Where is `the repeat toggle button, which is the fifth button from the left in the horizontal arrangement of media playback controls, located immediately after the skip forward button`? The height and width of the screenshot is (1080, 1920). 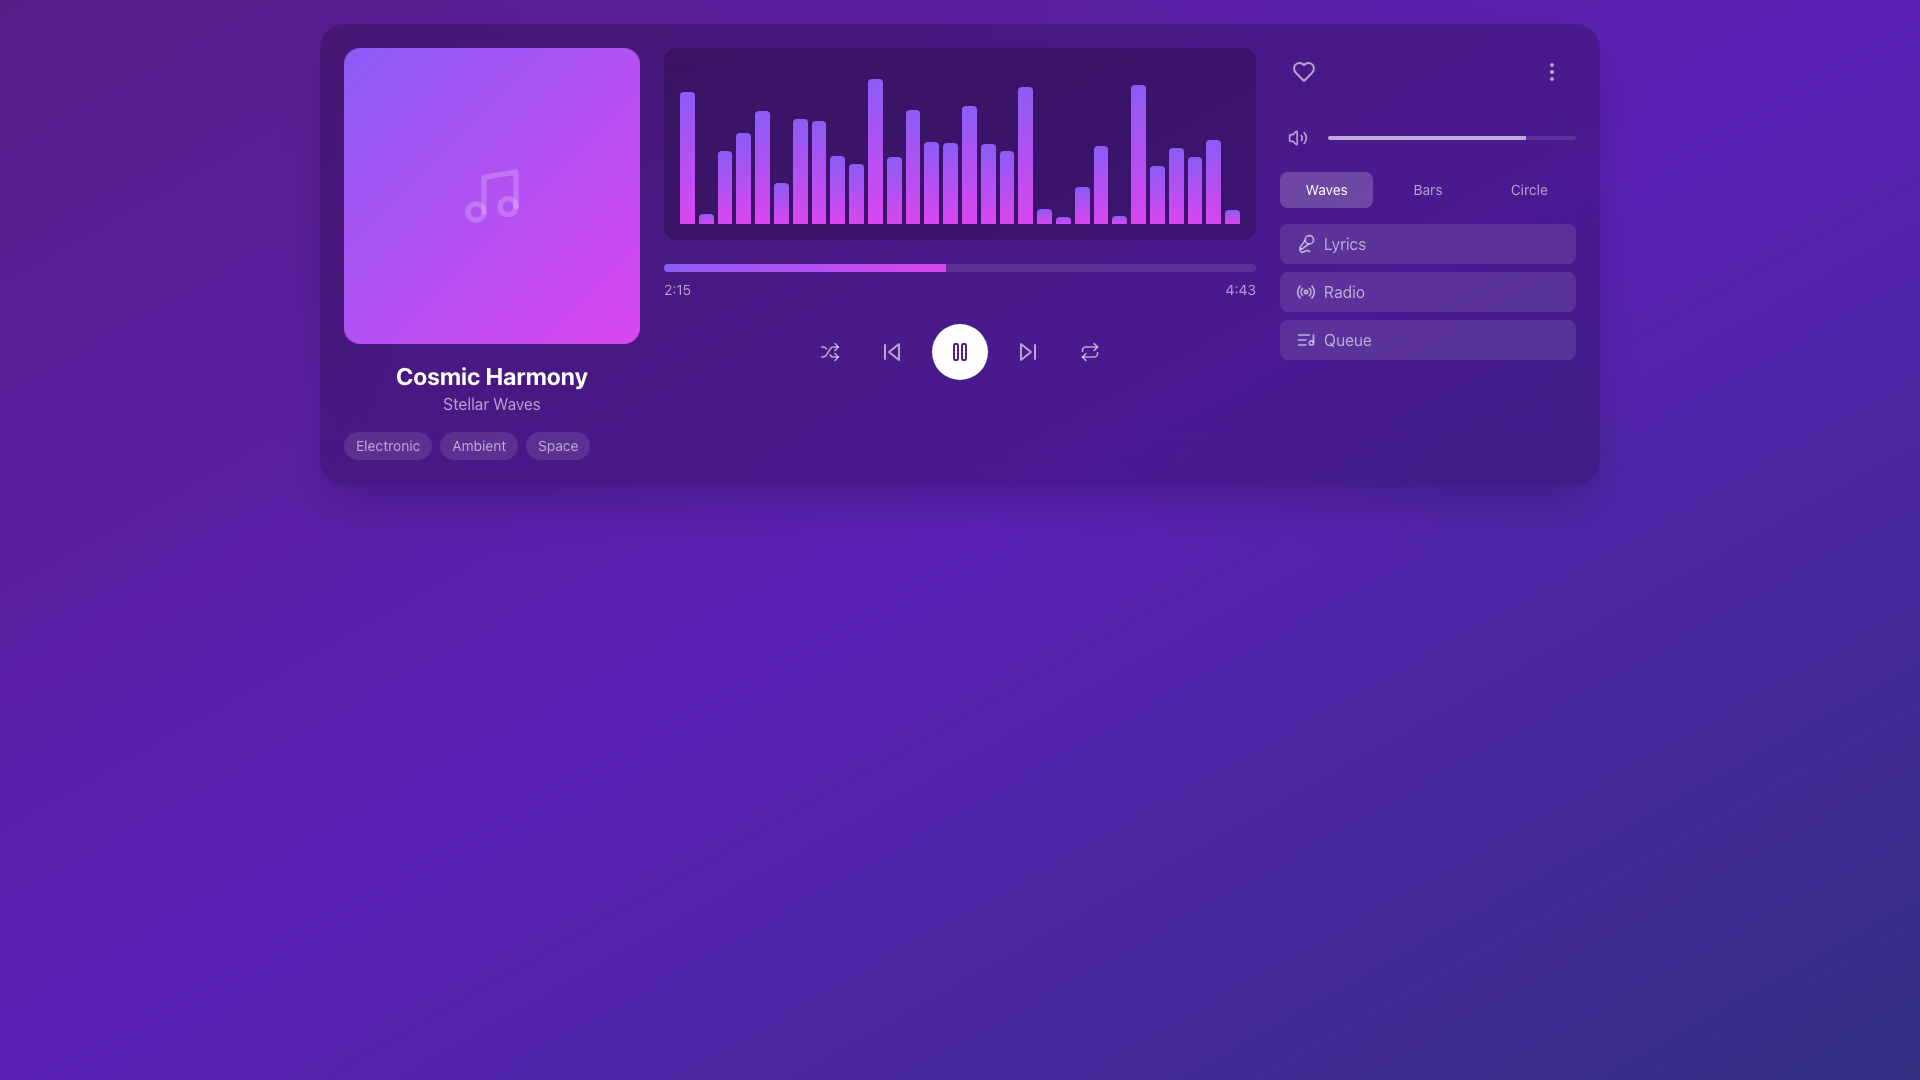
the repeat toggle button, which is the fifth button from the left in the horizontal arrangement of media playback controls, located immediately after the skip forward button is located at coordinates (1088, 350).